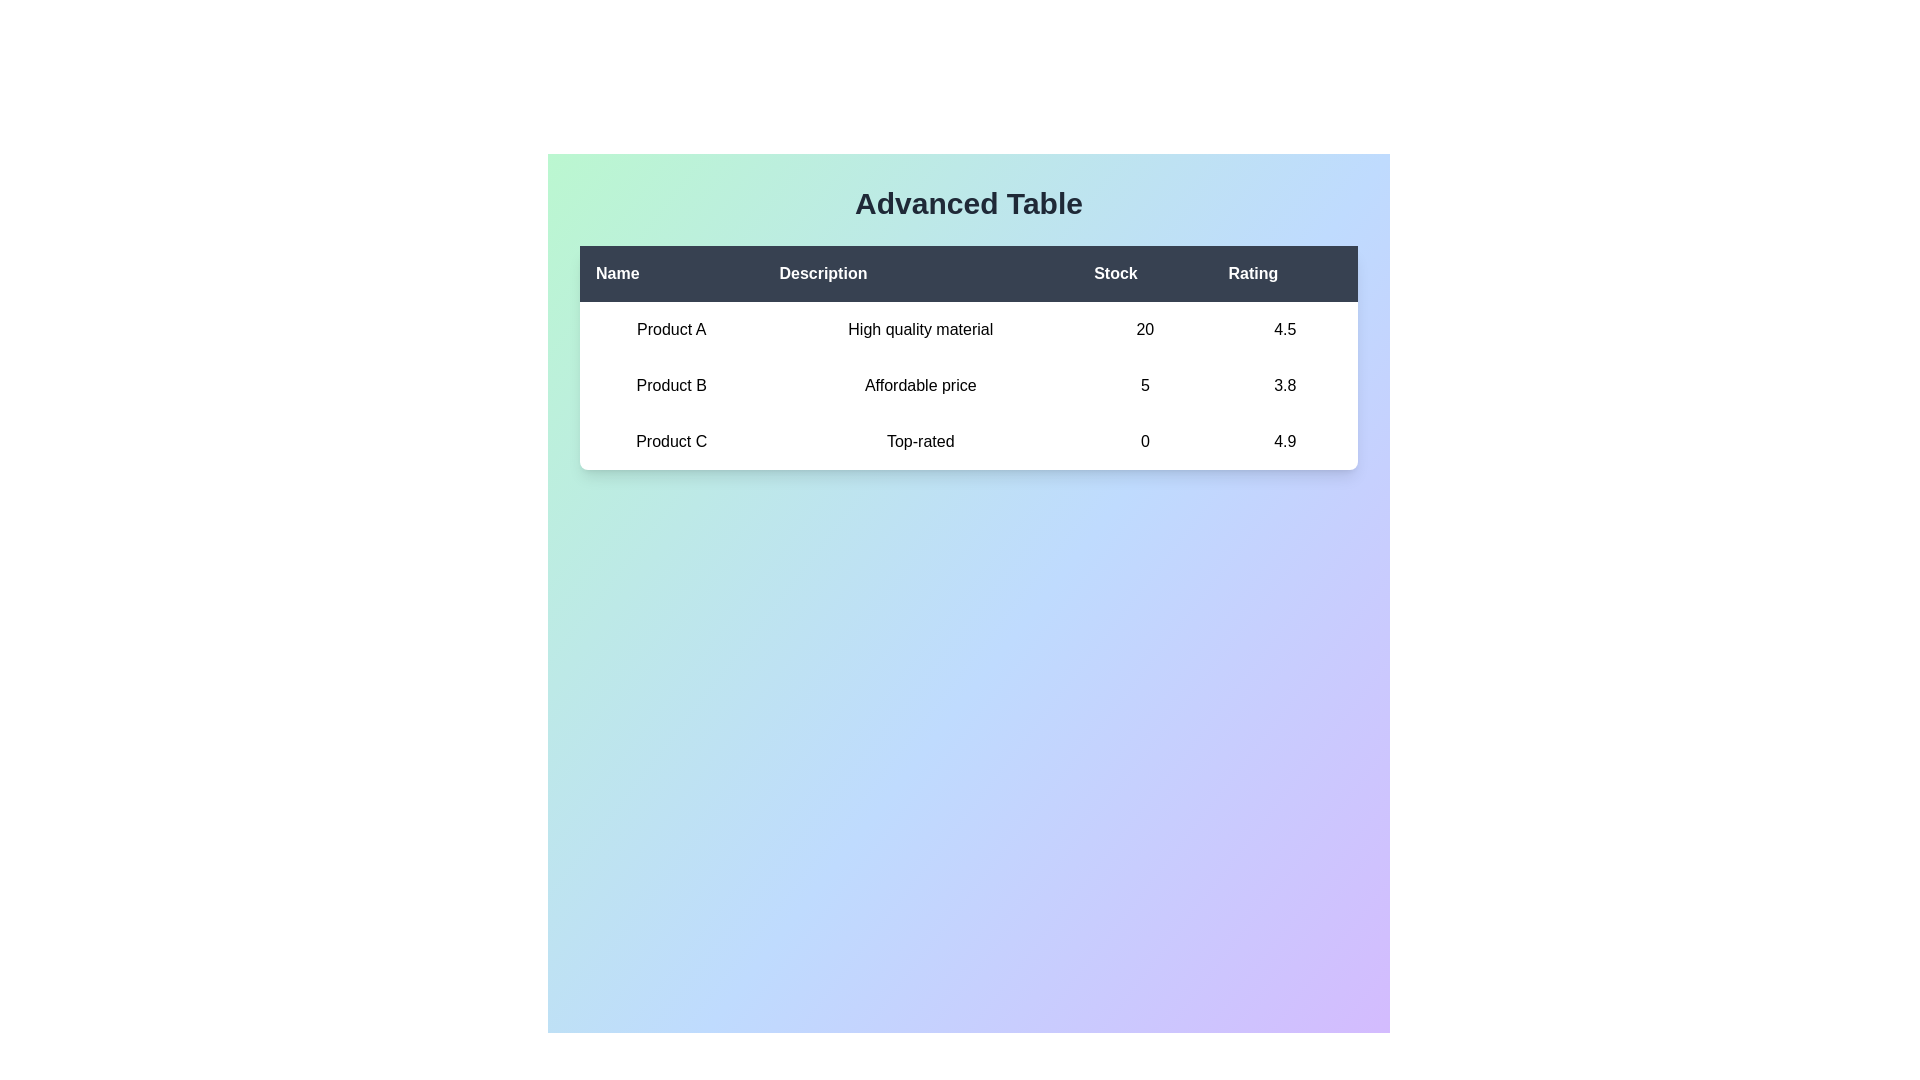  What do you see at coordinates (1285, 329) in the screenshot?
I see `the static text displaying the rating of 'Product A' located in the first row of the table under the 'Rating' column, to the right of the stock information` at bounding box center [1285, 329].